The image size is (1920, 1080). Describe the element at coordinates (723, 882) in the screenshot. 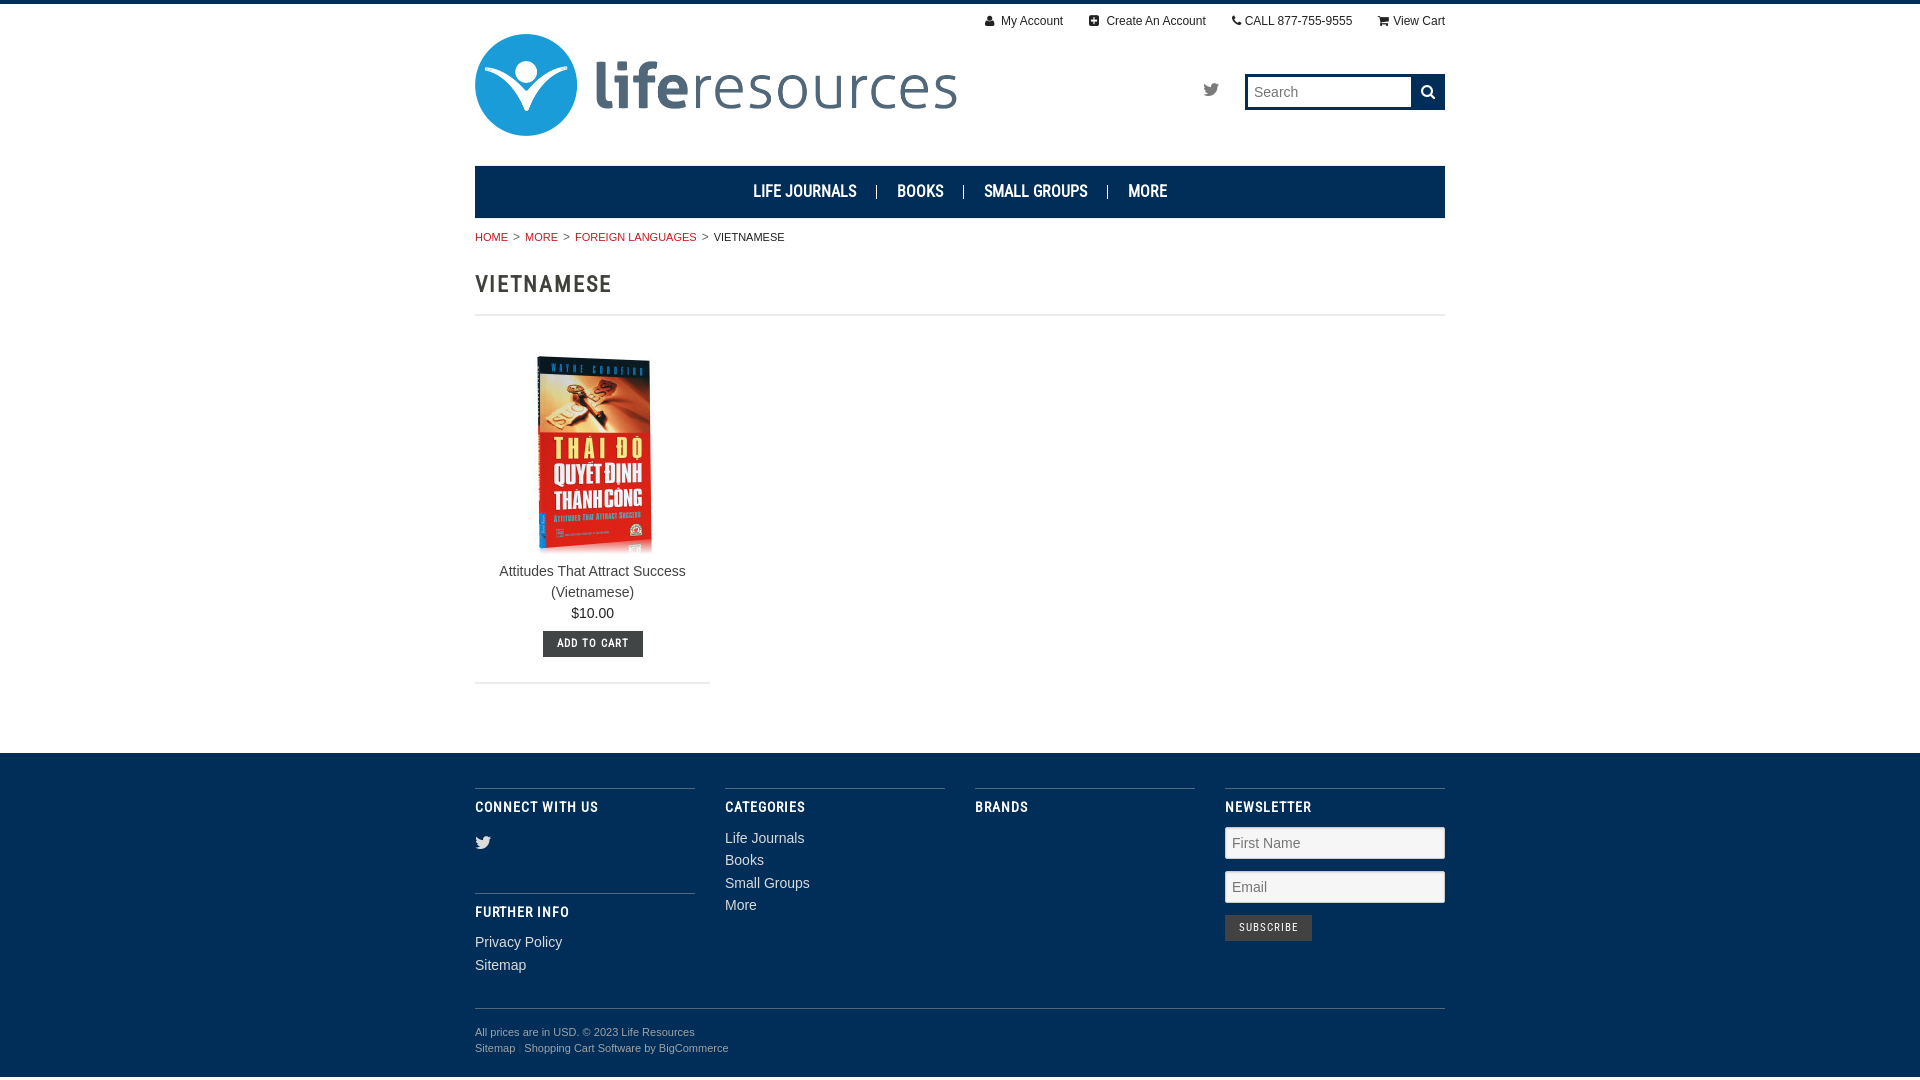

I see `'Small Groups'` at that location.